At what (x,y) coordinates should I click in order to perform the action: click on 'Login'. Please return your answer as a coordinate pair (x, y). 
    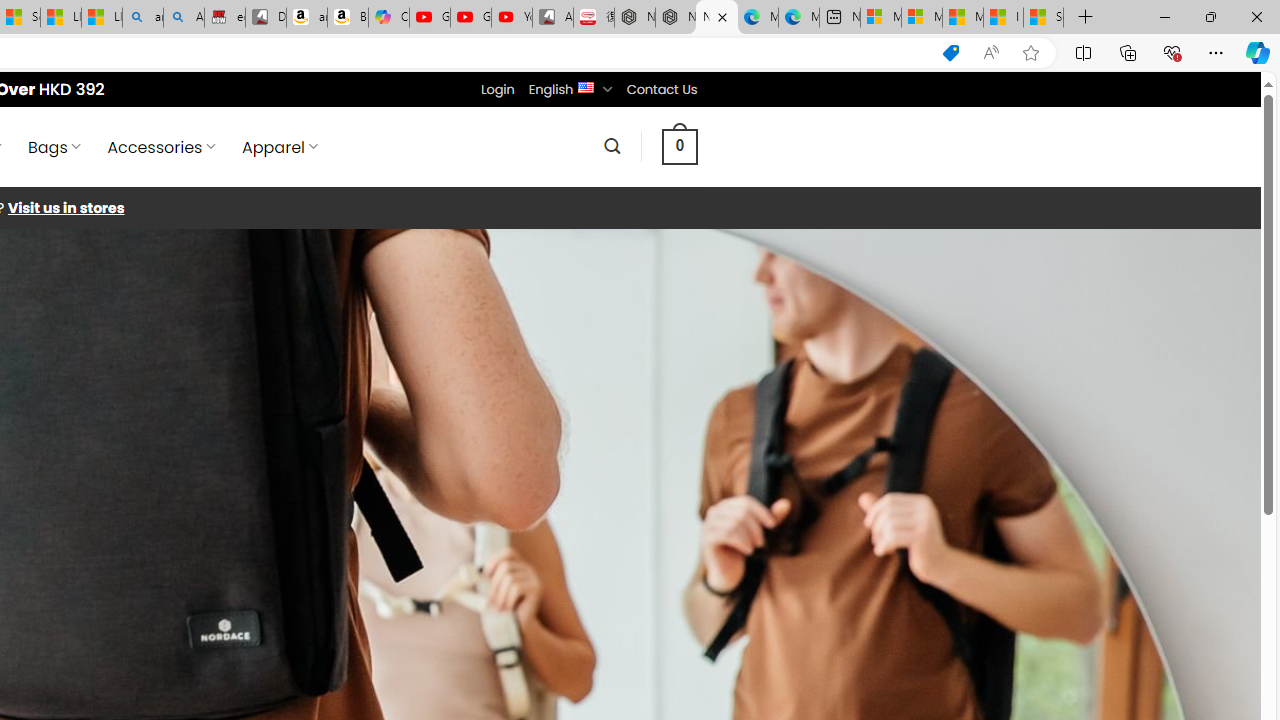
    Looking at the image, I should click on (497, 88).